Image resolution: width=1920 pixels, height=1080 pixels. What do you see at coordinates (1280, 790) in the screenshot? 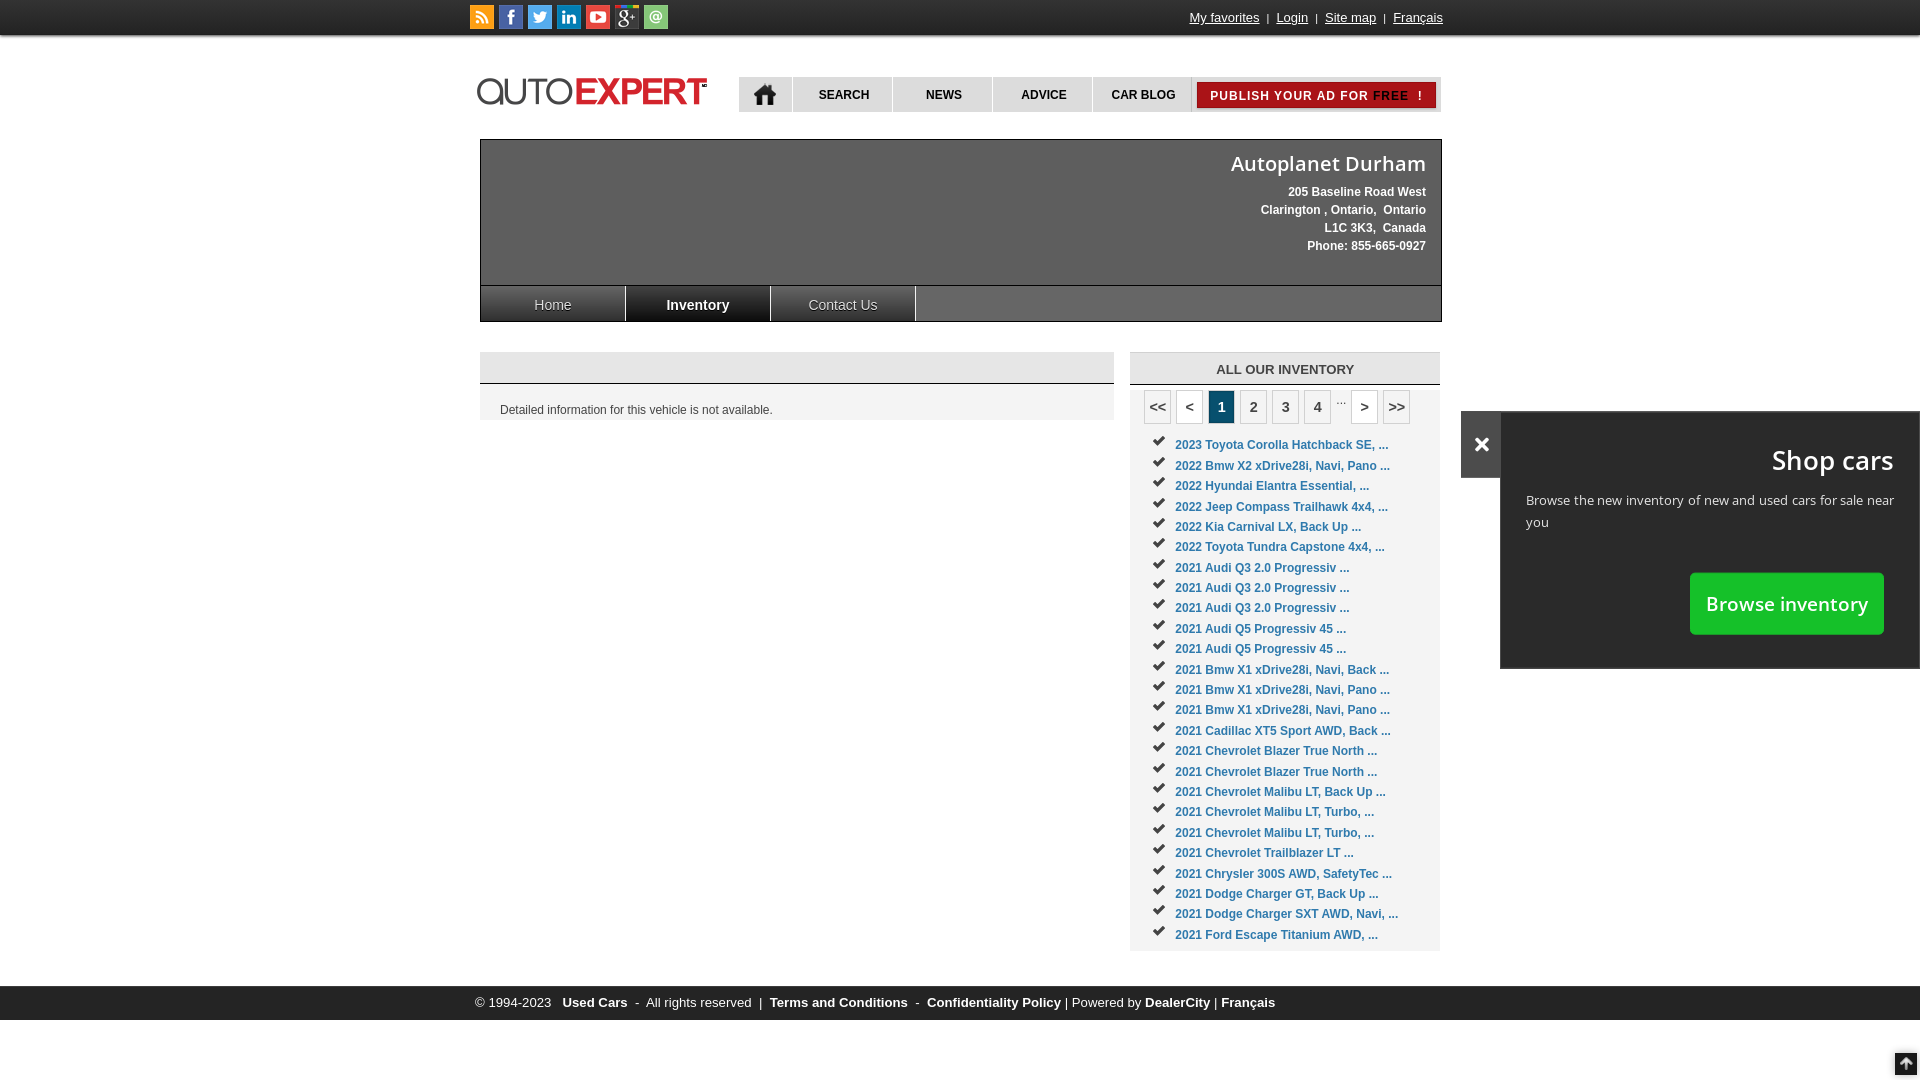
I see `'2021 Chevrolet Malibu LT, Back Up ...'` at bounding box center [1280, 790].